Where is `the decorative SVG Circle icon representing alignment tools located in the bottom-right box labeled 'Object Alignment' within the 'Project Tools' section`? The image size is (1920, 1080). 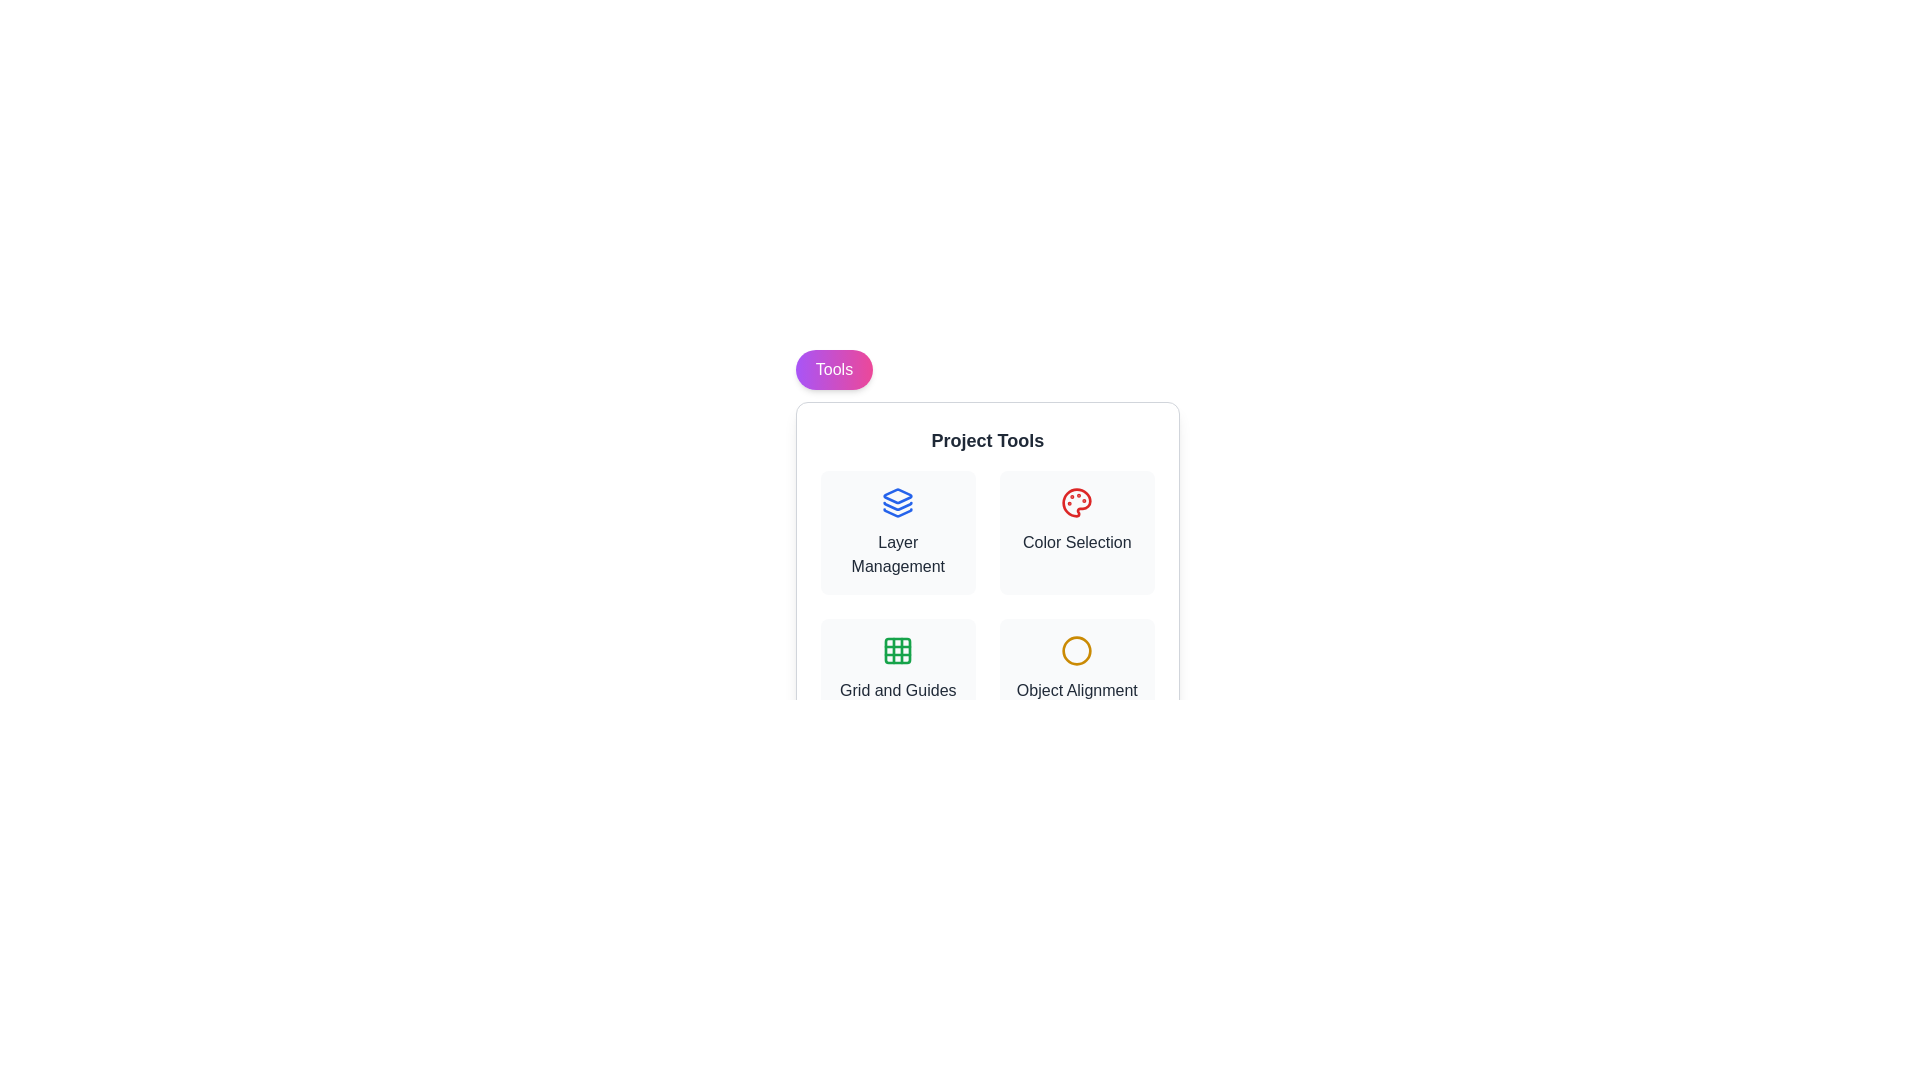 the decorative SVG Circle icon representing alignment tools located in the bottom-right box labeled 'Object Alignment' within the 'Project Tools' section is located at coordinates (1076, 651).